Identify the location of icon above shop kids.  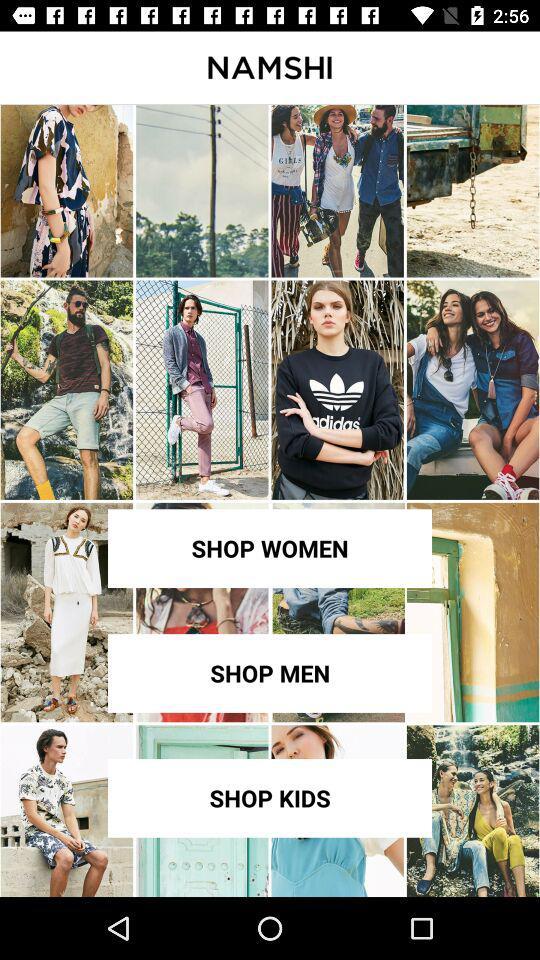
(270, 673).